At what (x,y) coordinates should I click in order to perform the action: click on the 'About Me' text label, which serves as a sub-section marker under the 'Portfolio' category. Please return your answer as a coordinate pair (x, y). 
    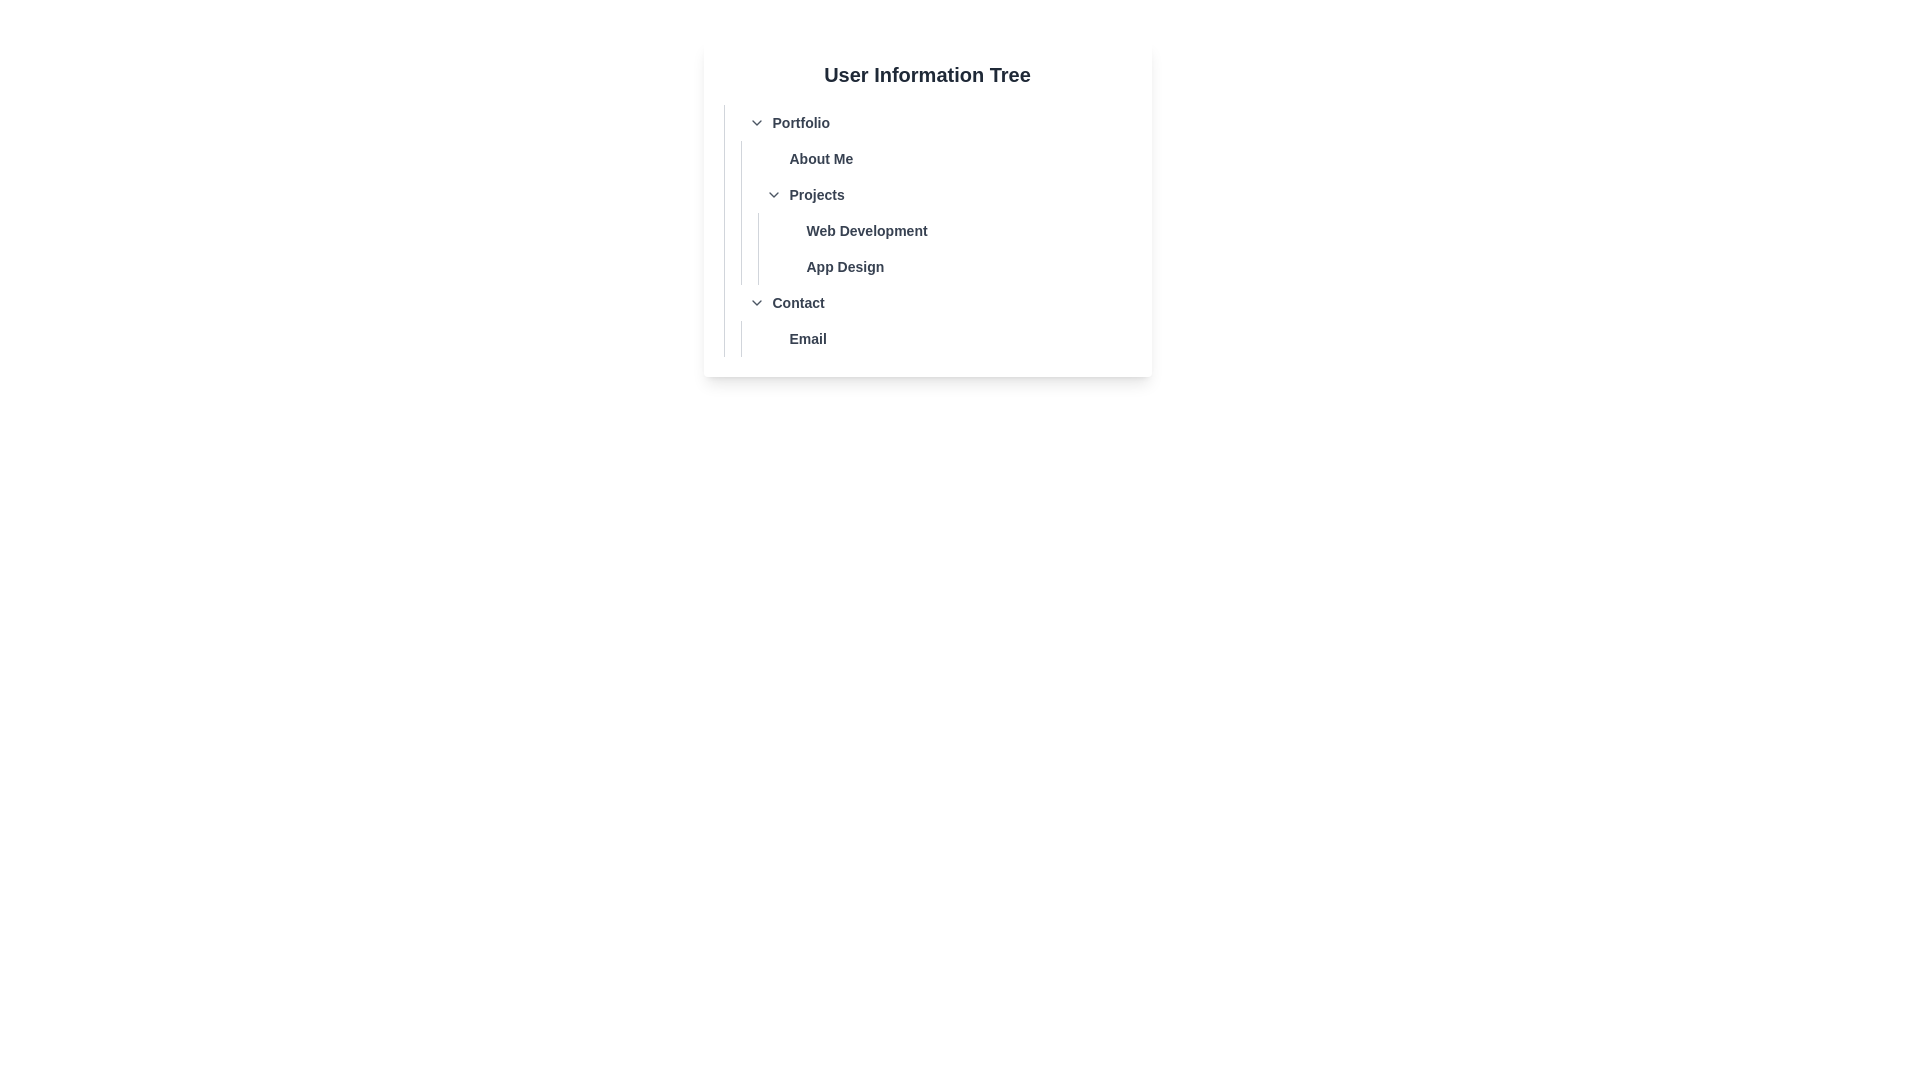
    Looking at the image, I should click on (821, 157).